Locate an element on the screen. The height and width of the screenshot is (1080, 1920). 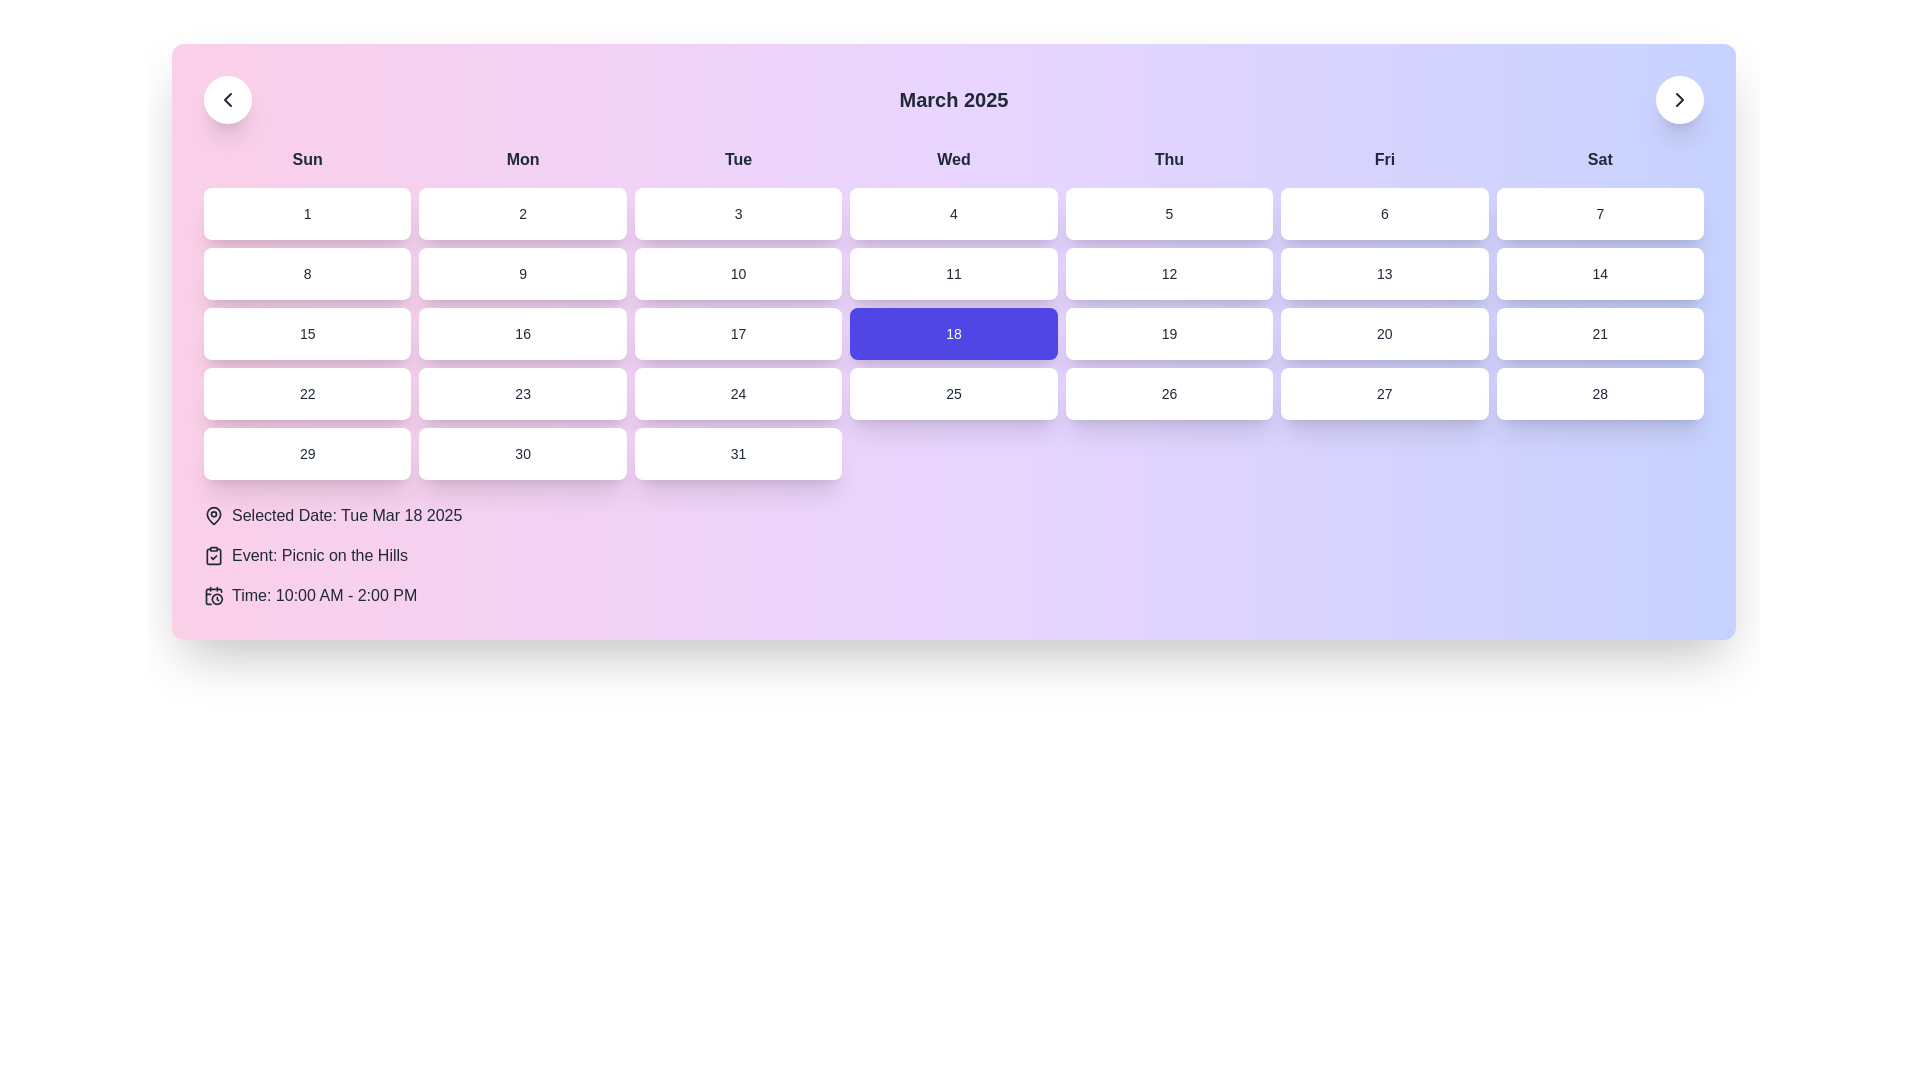
the teardrop-shaped vector graphic component of the map pin icon, located directly below the circular part of the icon is located at coordinates (214, 514).